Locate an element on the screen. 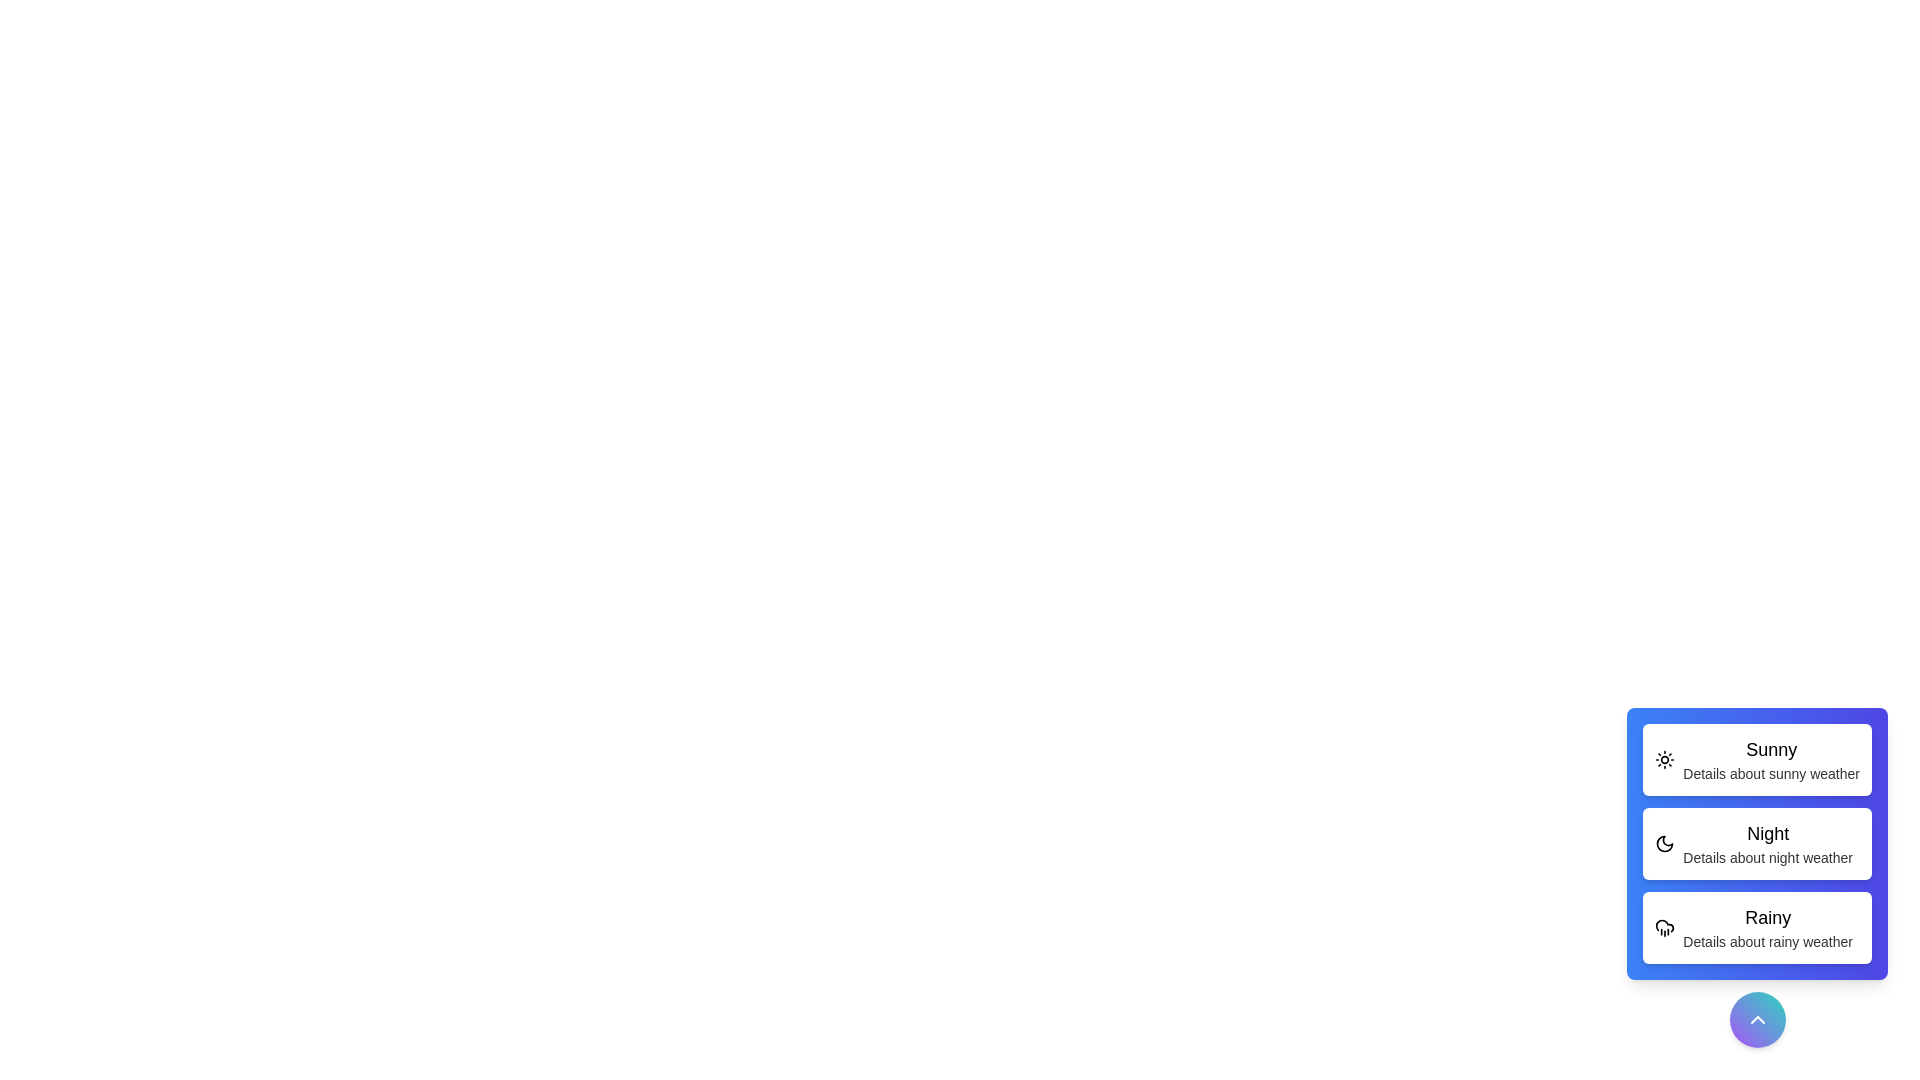 The width and height of the screenshot is (1920, 1080). the weather option Rainy is located at coordinates (1756, 928).